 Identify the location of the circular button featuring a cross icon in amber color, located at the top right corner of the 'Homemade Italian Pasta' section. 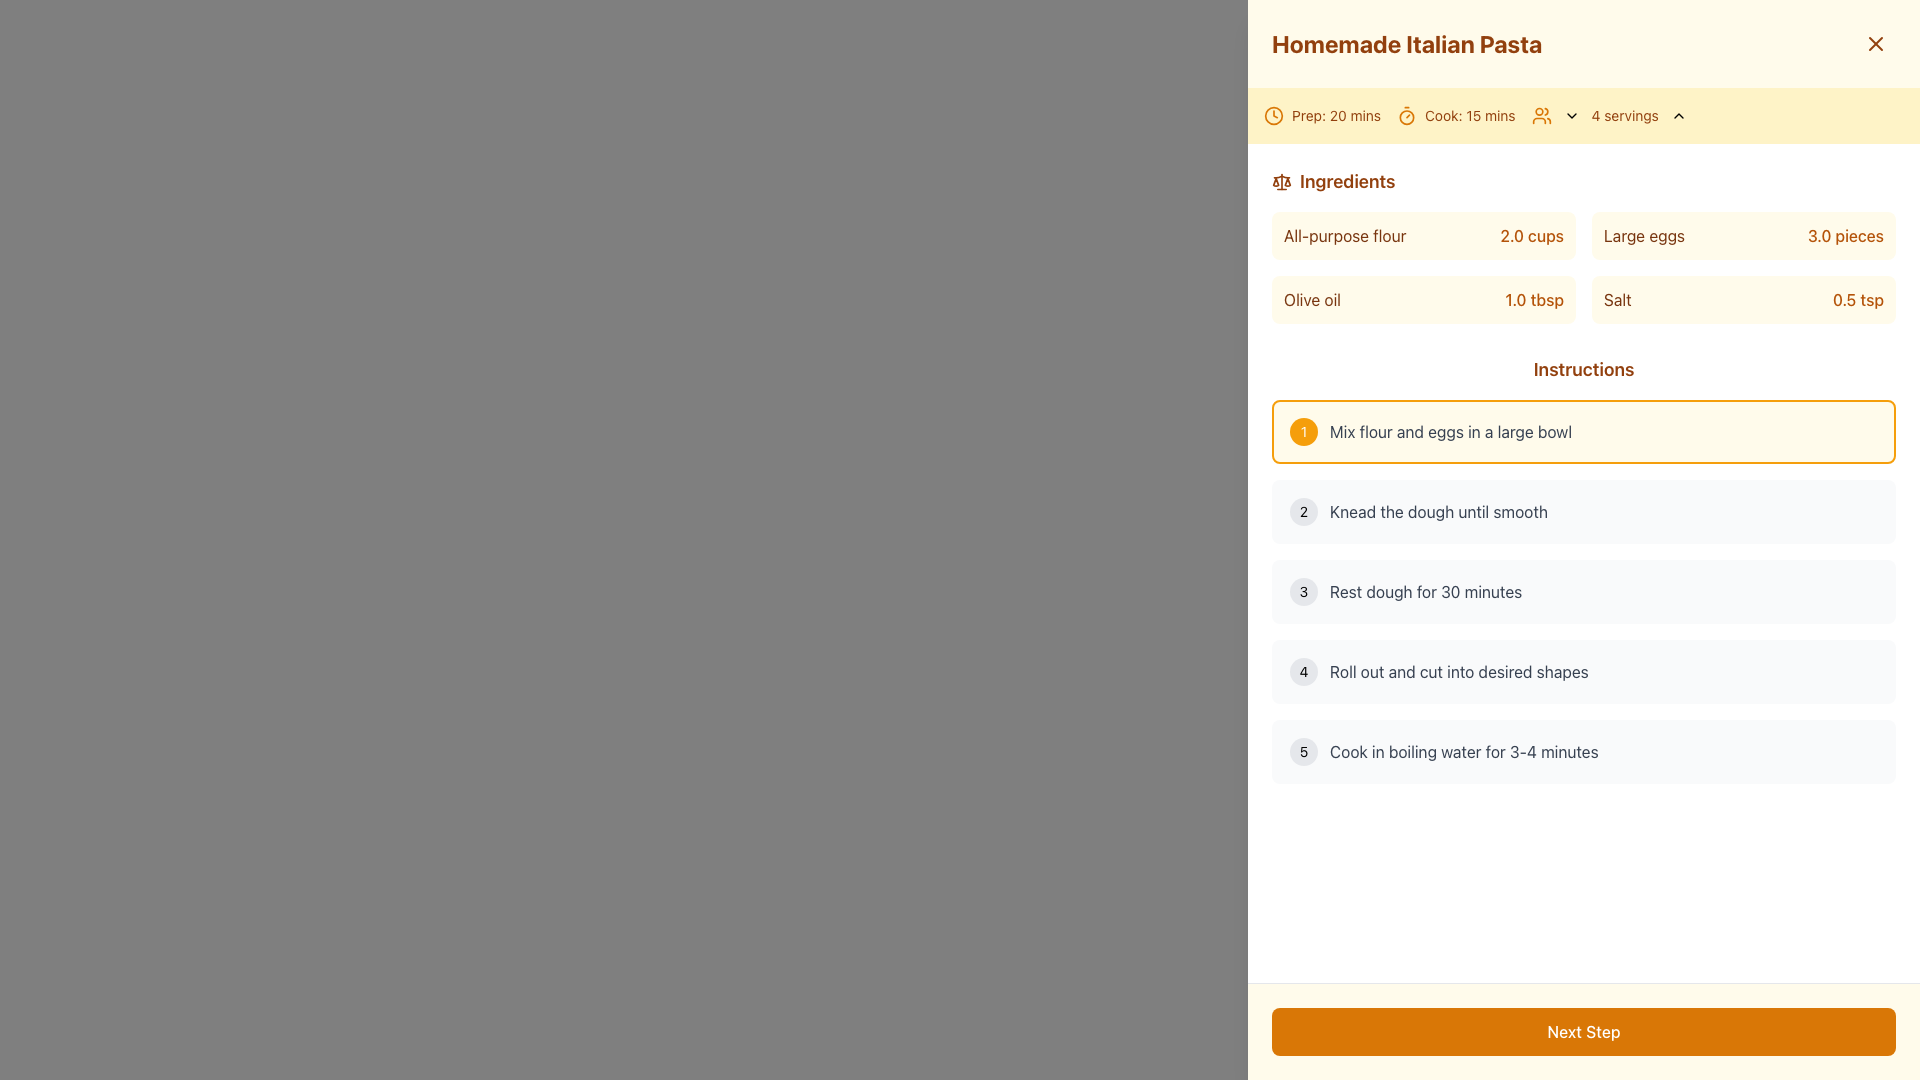
(1875, 43).